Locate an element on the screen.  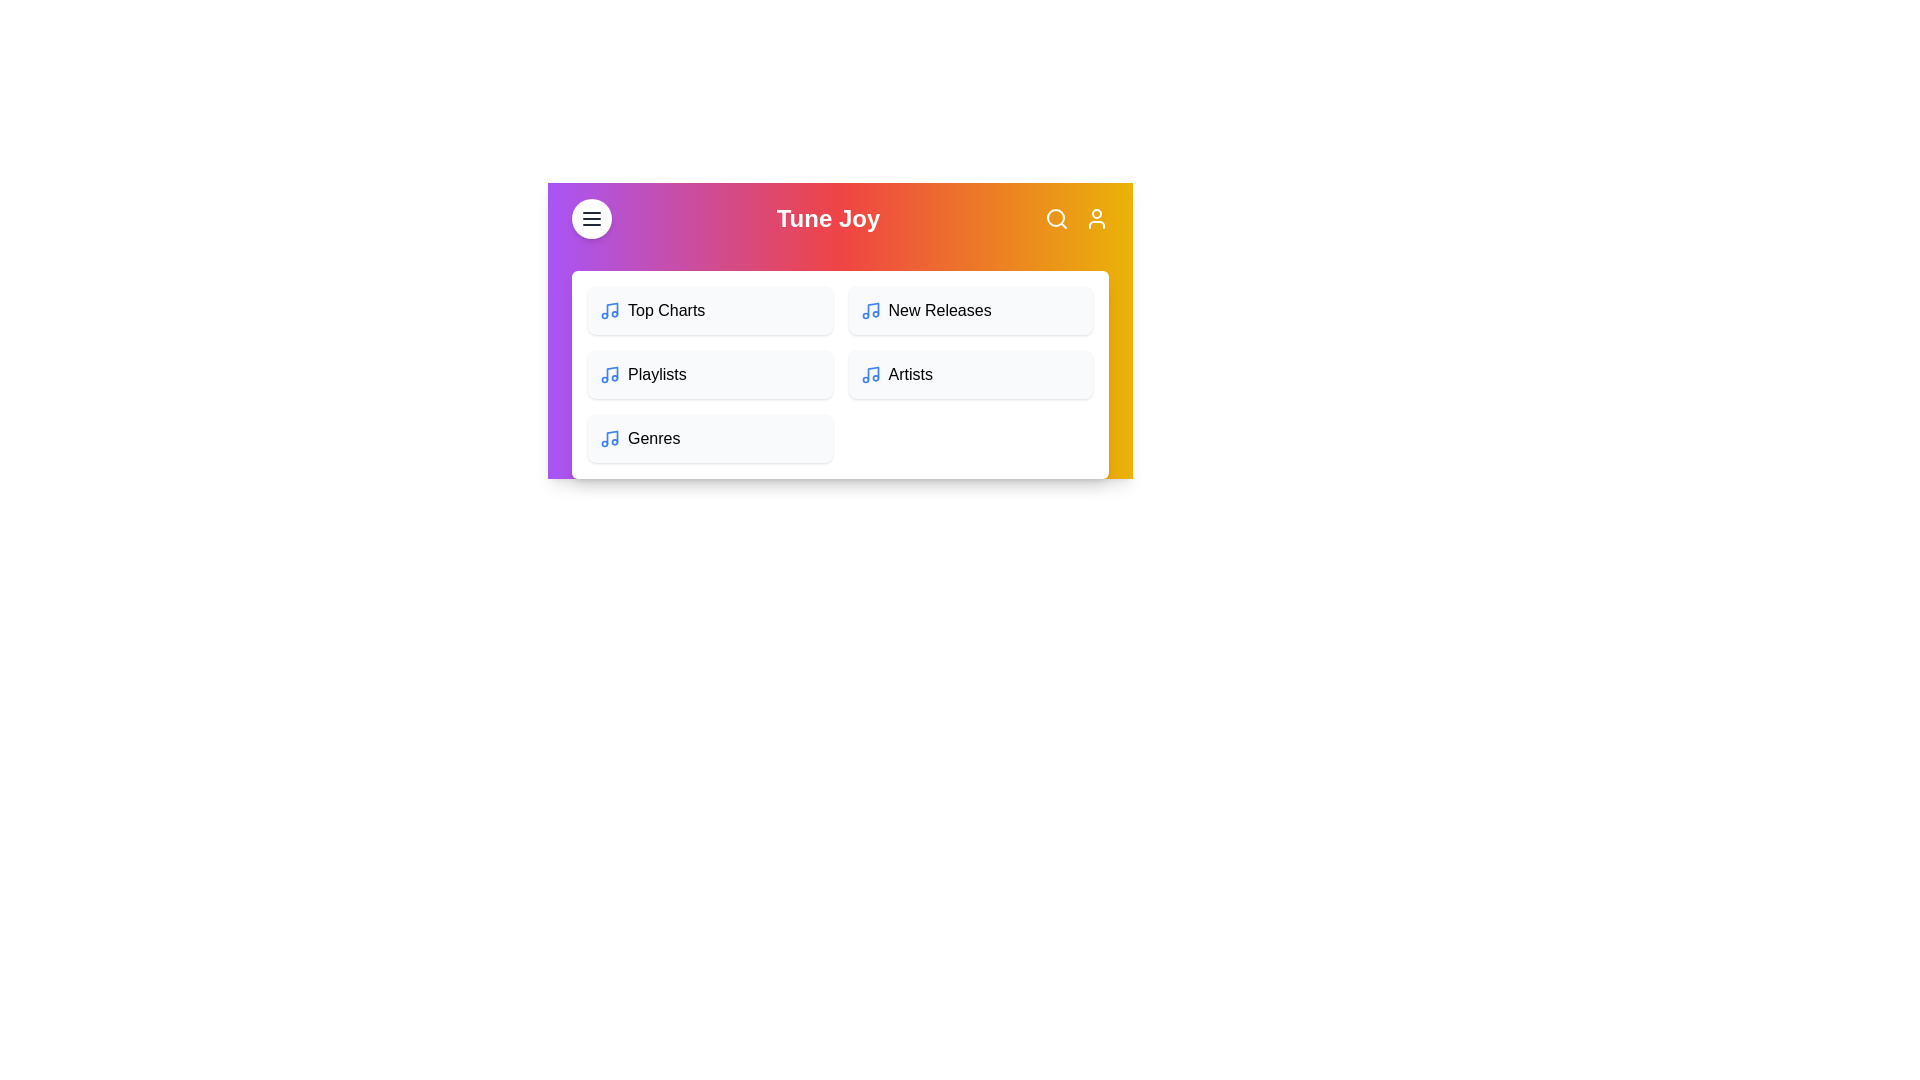
the menu button to toggle the visibility of the menu is located at coordinates (590, 219).